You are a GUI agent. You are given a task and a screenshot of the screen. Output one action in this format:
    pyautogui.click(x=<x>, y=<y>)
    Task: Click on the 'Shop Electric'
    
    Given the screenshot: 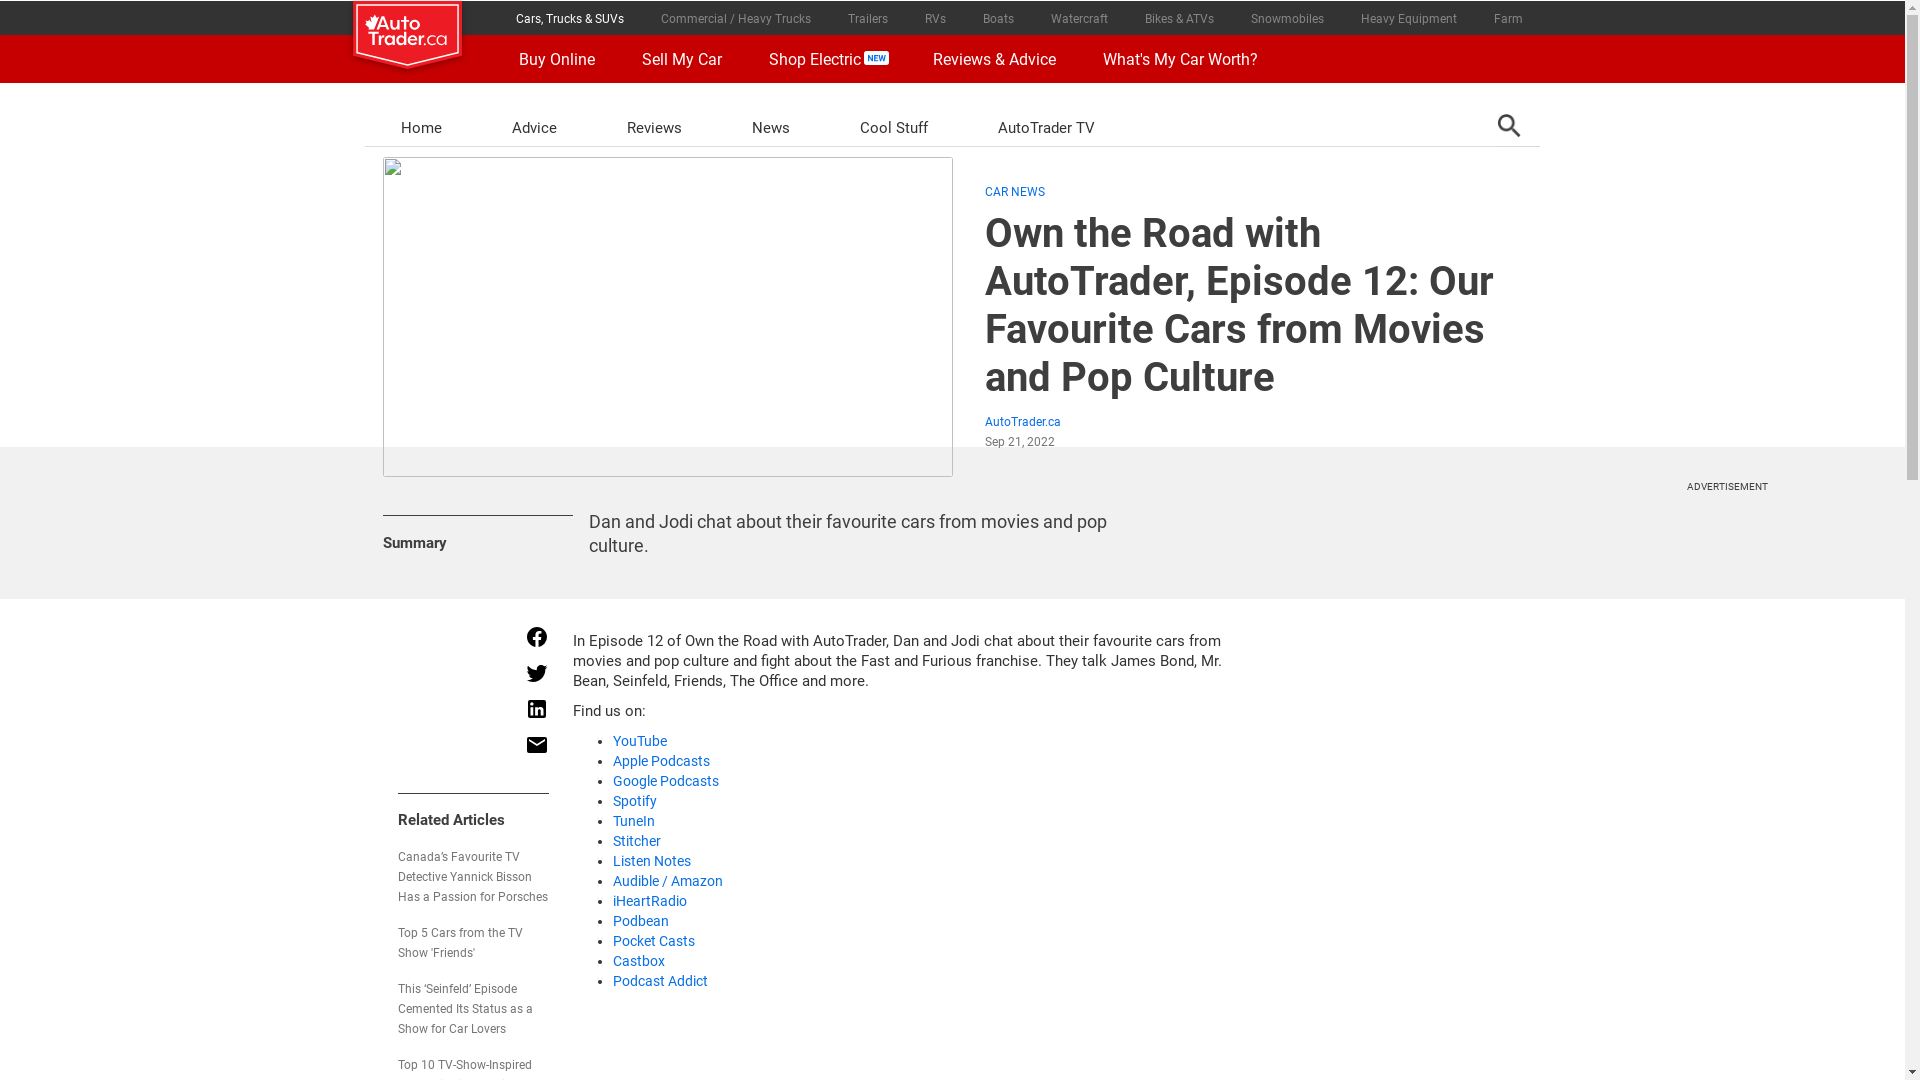 What is the action you would take?
    pyautogui.click(x=737, y=57)
    